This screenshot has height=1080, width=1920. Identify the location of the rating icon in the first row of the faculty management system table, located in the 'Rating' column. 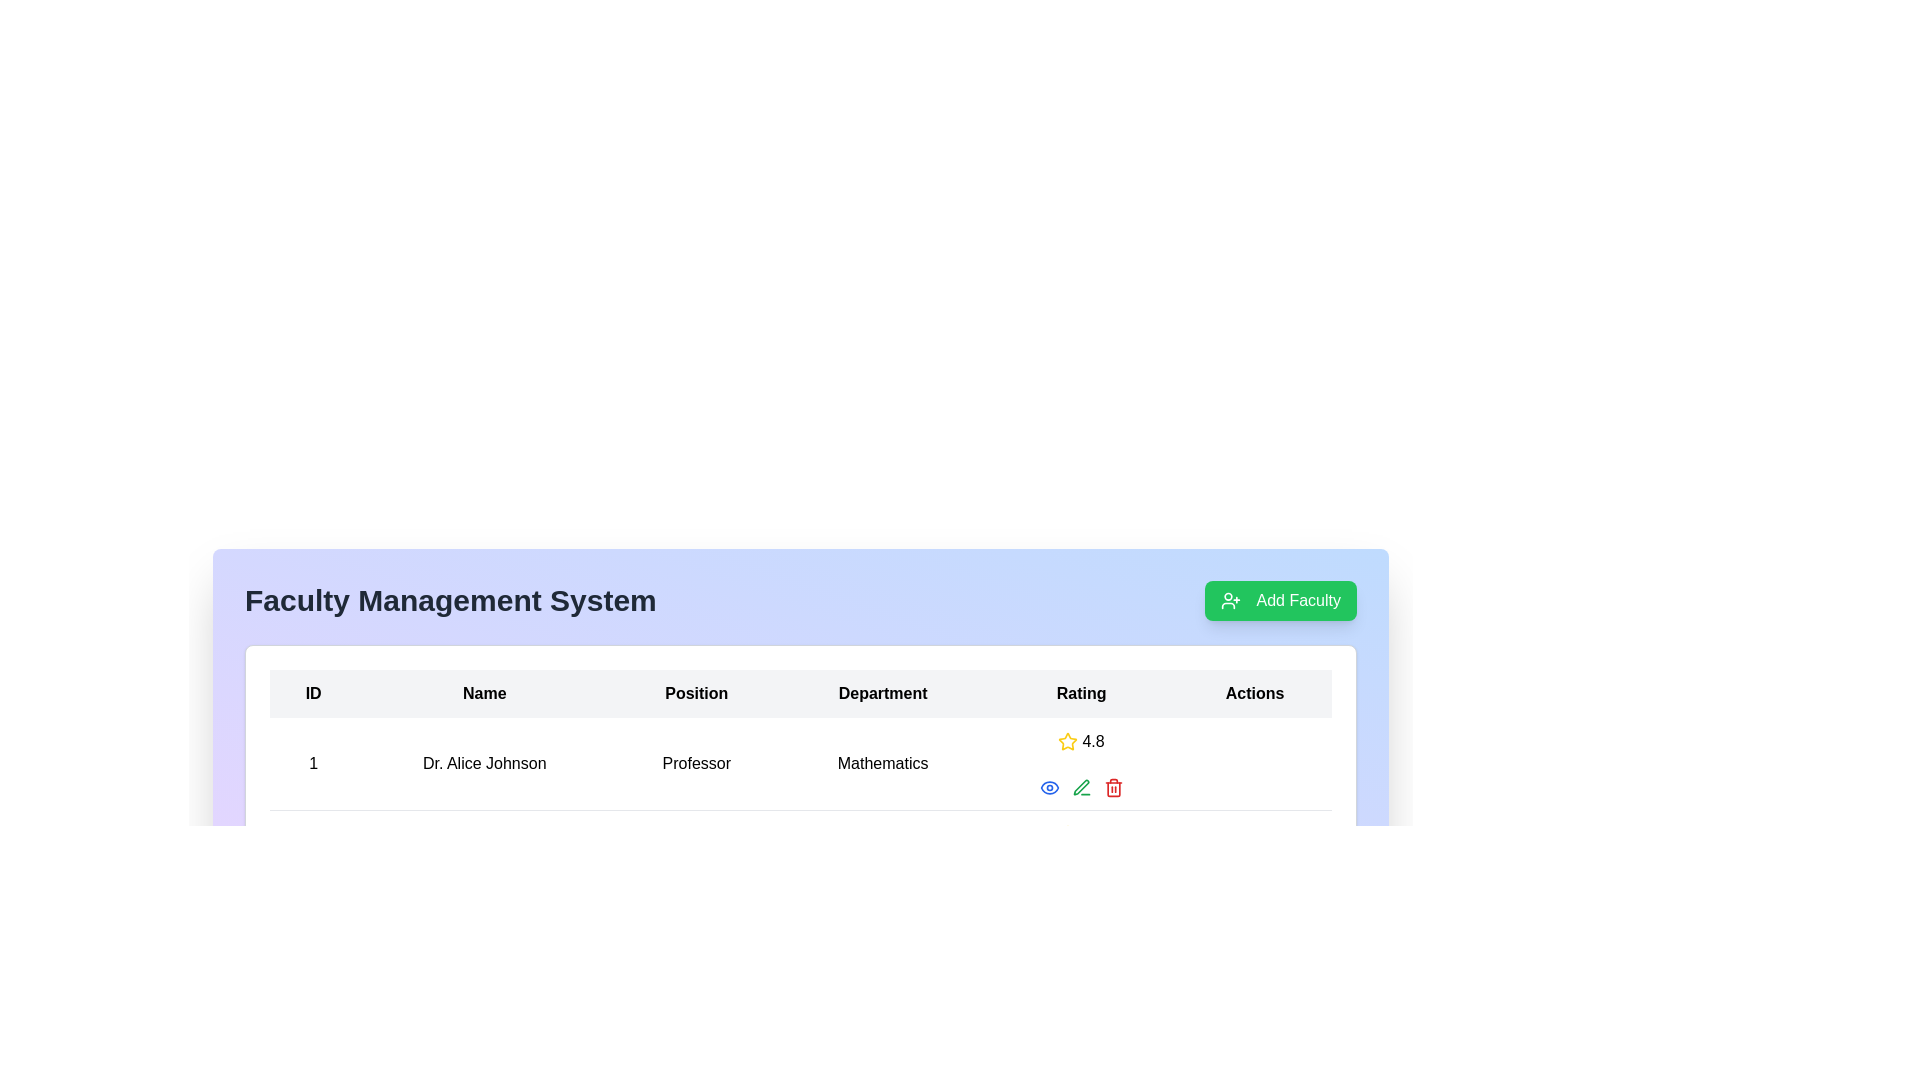
(1067, 741).